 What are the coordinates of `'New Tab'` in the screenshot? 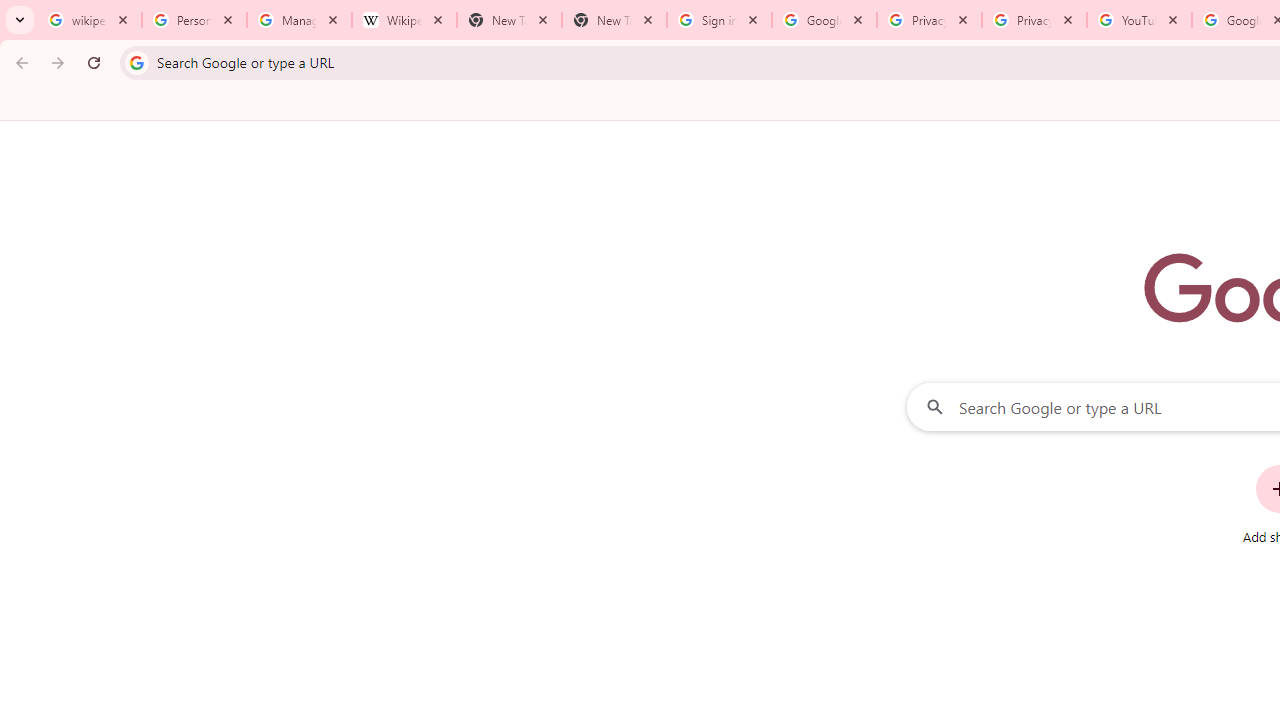 It's located at (613, 20).